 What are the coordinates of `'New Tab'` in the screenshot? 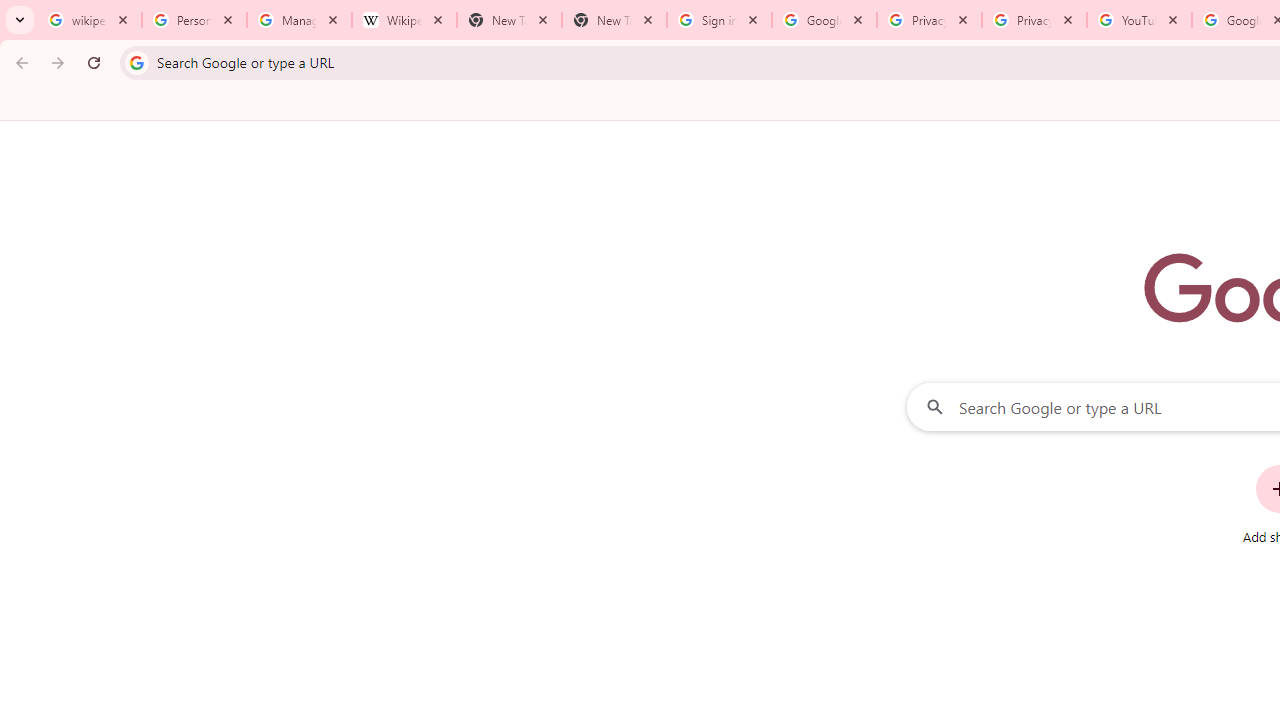 It's located at (613, 20).